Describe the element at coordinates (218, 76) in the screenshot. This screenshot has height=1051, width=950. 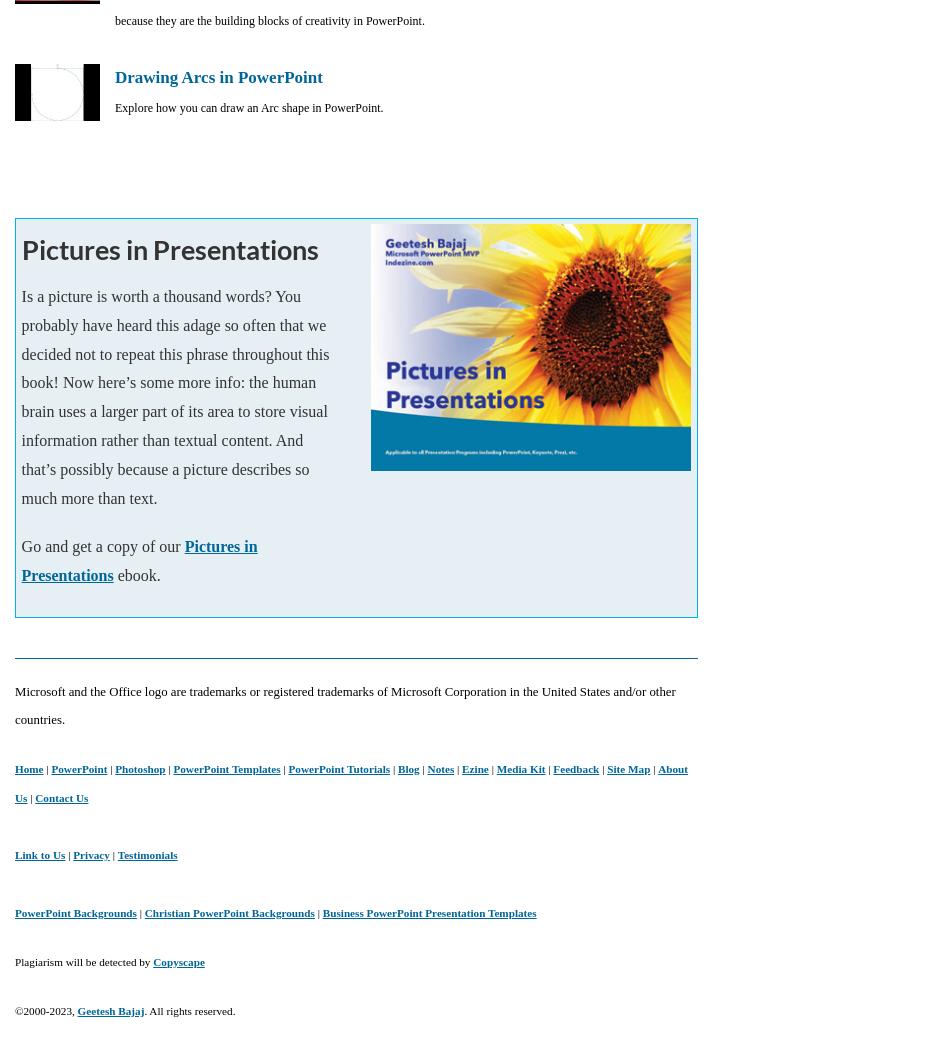
I see `'Drawing Arcs in PowerPoint'` at that location.